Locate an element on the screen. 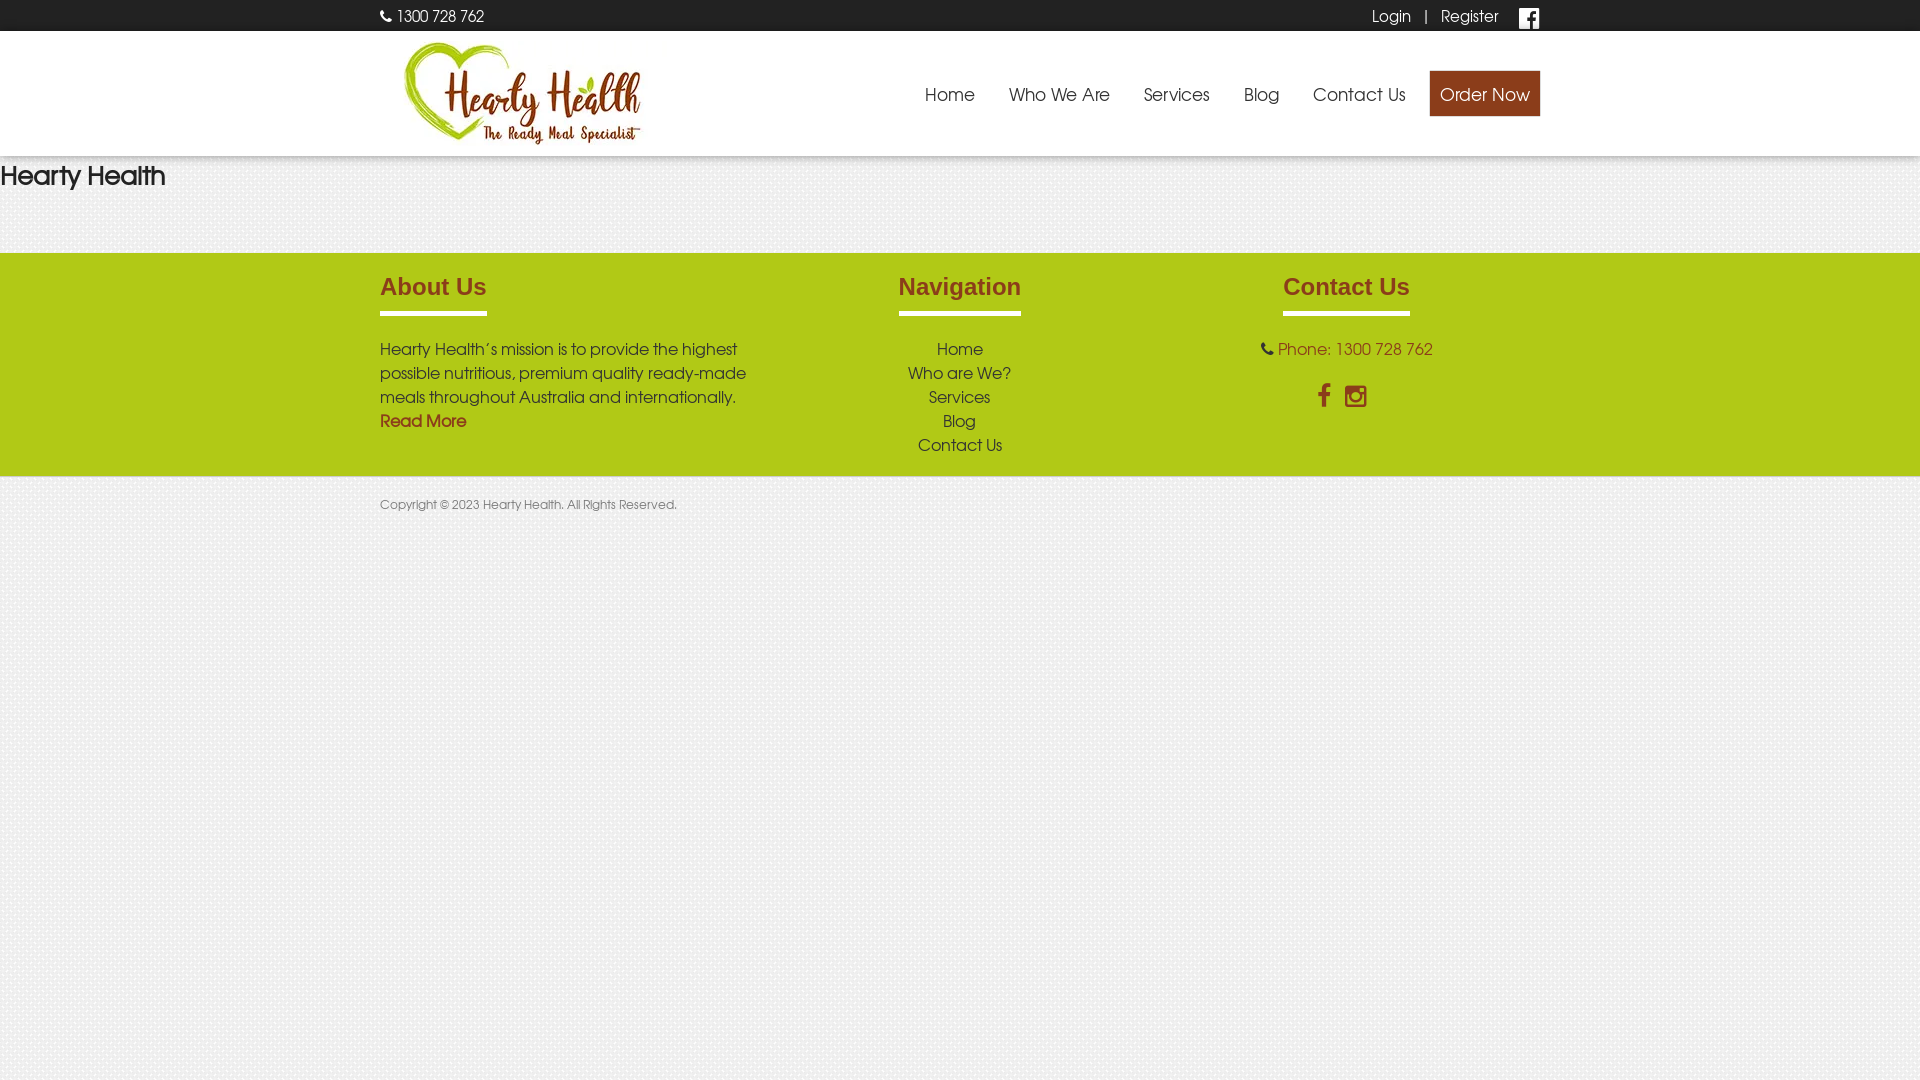 This screenshot has height=1080, width=1920. 'Contact Us' is located at coordinates (960, 442).